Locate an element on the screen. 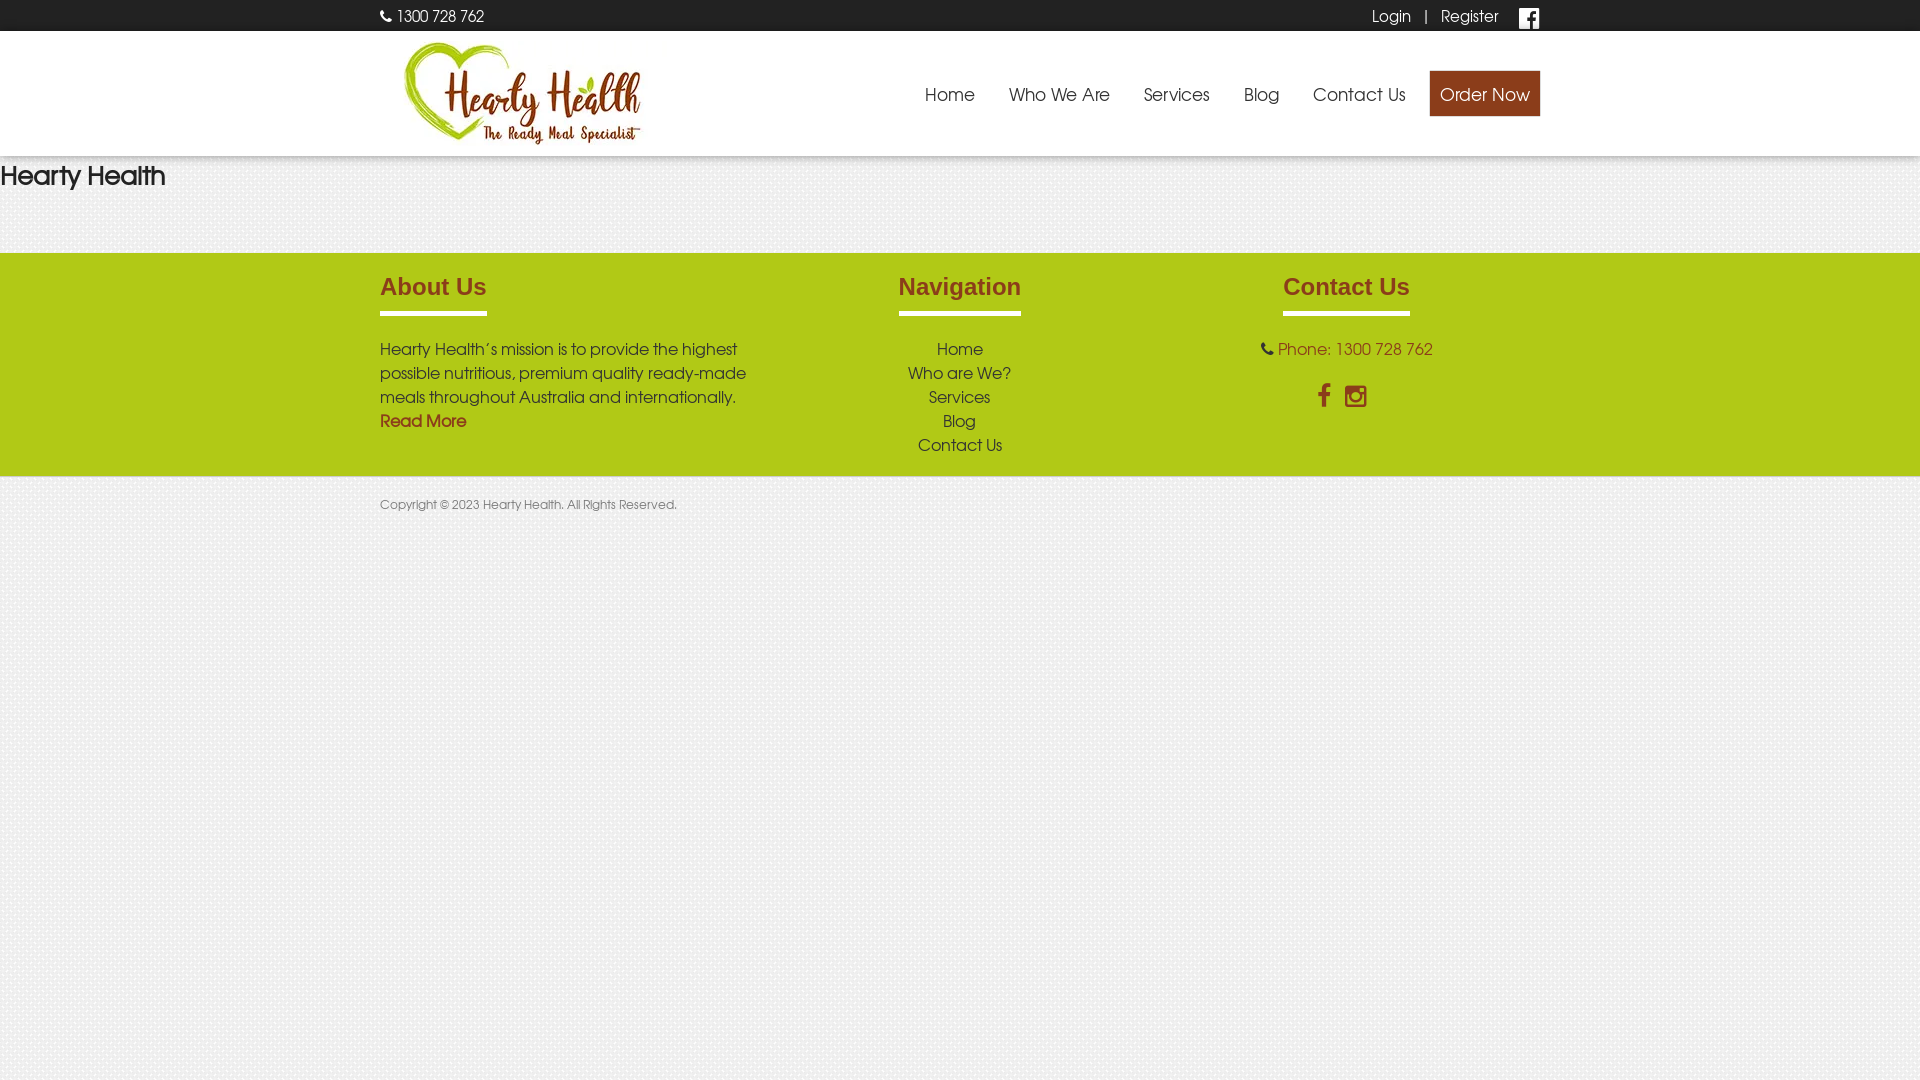 This screenshot has height=1080, width=1920. 'Contact Us' is located at coordinates (960, 442).